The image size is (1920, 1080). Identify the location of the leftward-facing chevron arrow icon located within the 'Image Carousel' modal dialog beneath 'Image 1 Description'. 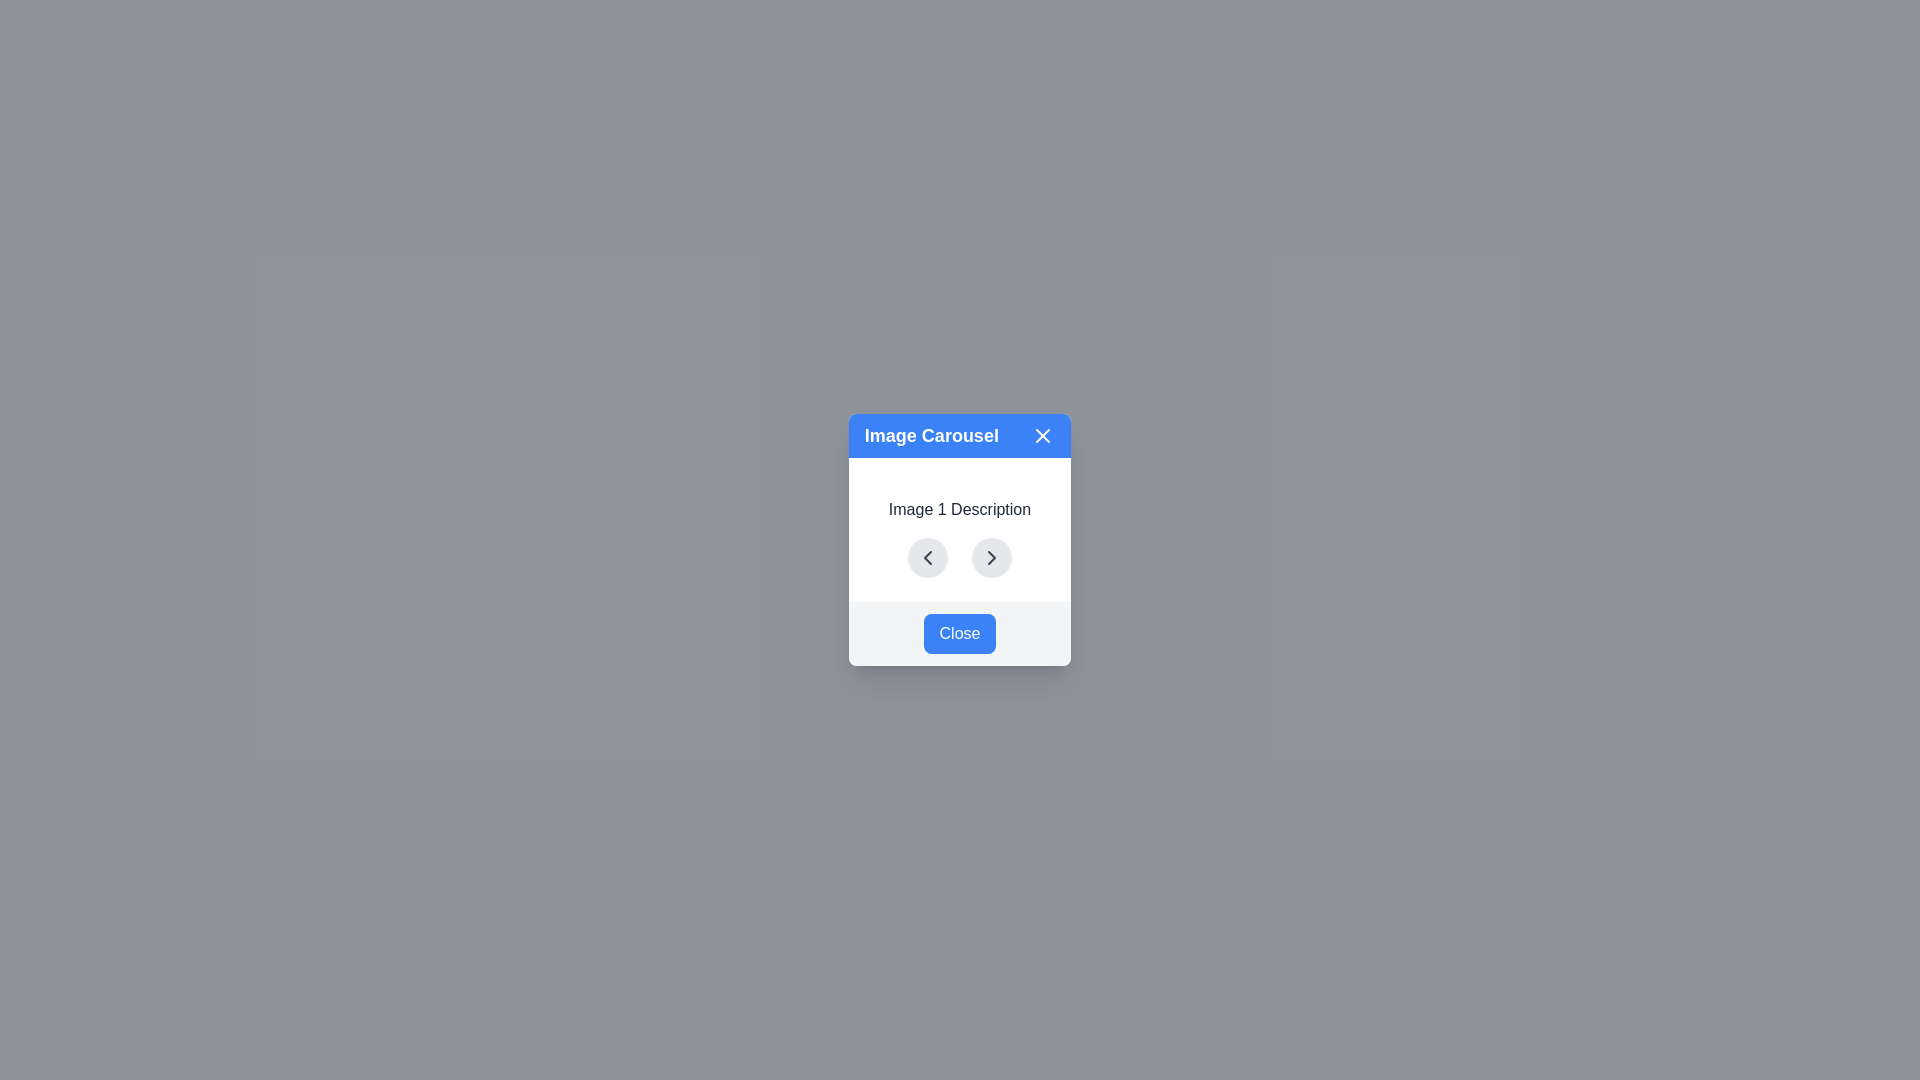
(926, 558).